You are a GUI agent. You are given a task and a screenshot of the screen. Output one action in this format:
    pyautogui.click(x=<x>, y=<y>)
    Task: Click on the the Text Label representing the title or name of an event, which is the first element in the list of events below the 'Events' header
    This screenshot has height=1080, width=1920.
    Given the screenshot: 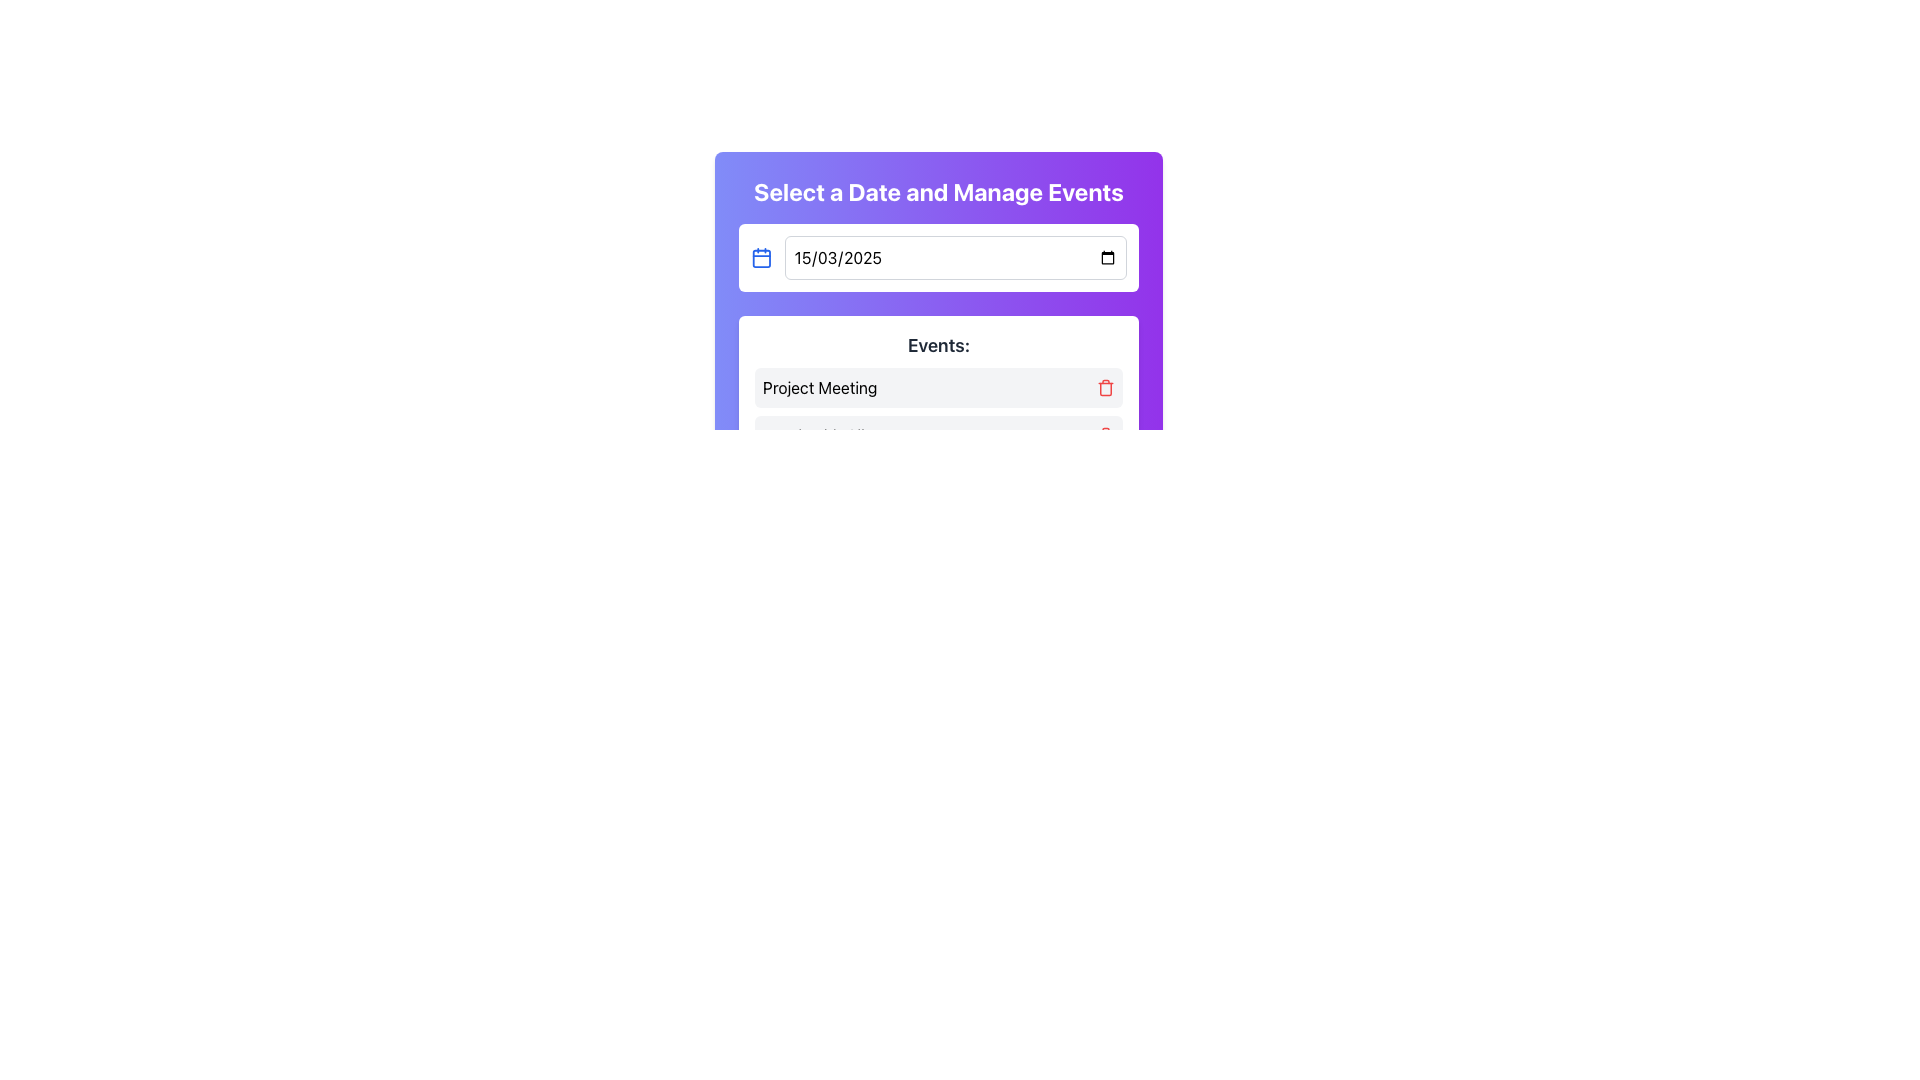 What is the action you would take?
    pyautogui.click(x=820, y=388)
    